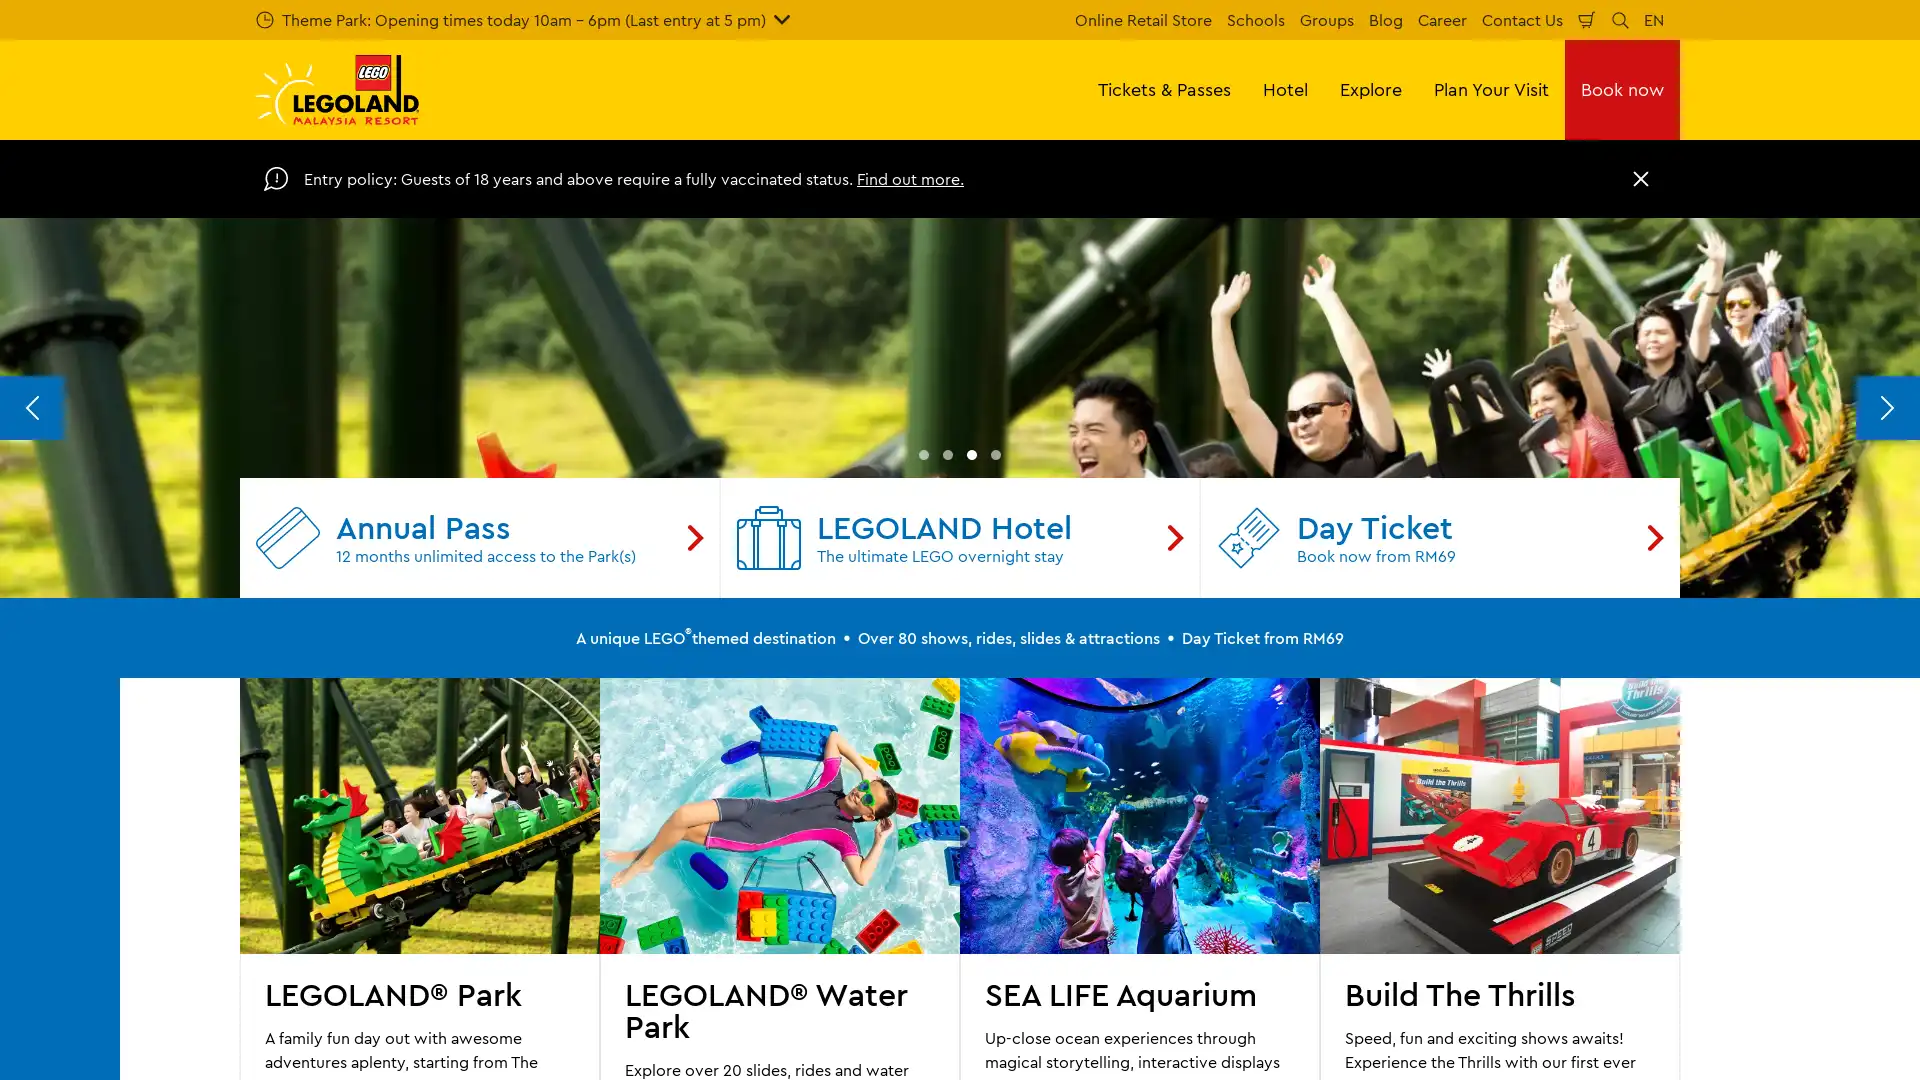  Describe the element at coordinates (922, 852) in the screenshot. I see `Go to slide 1` at that location.